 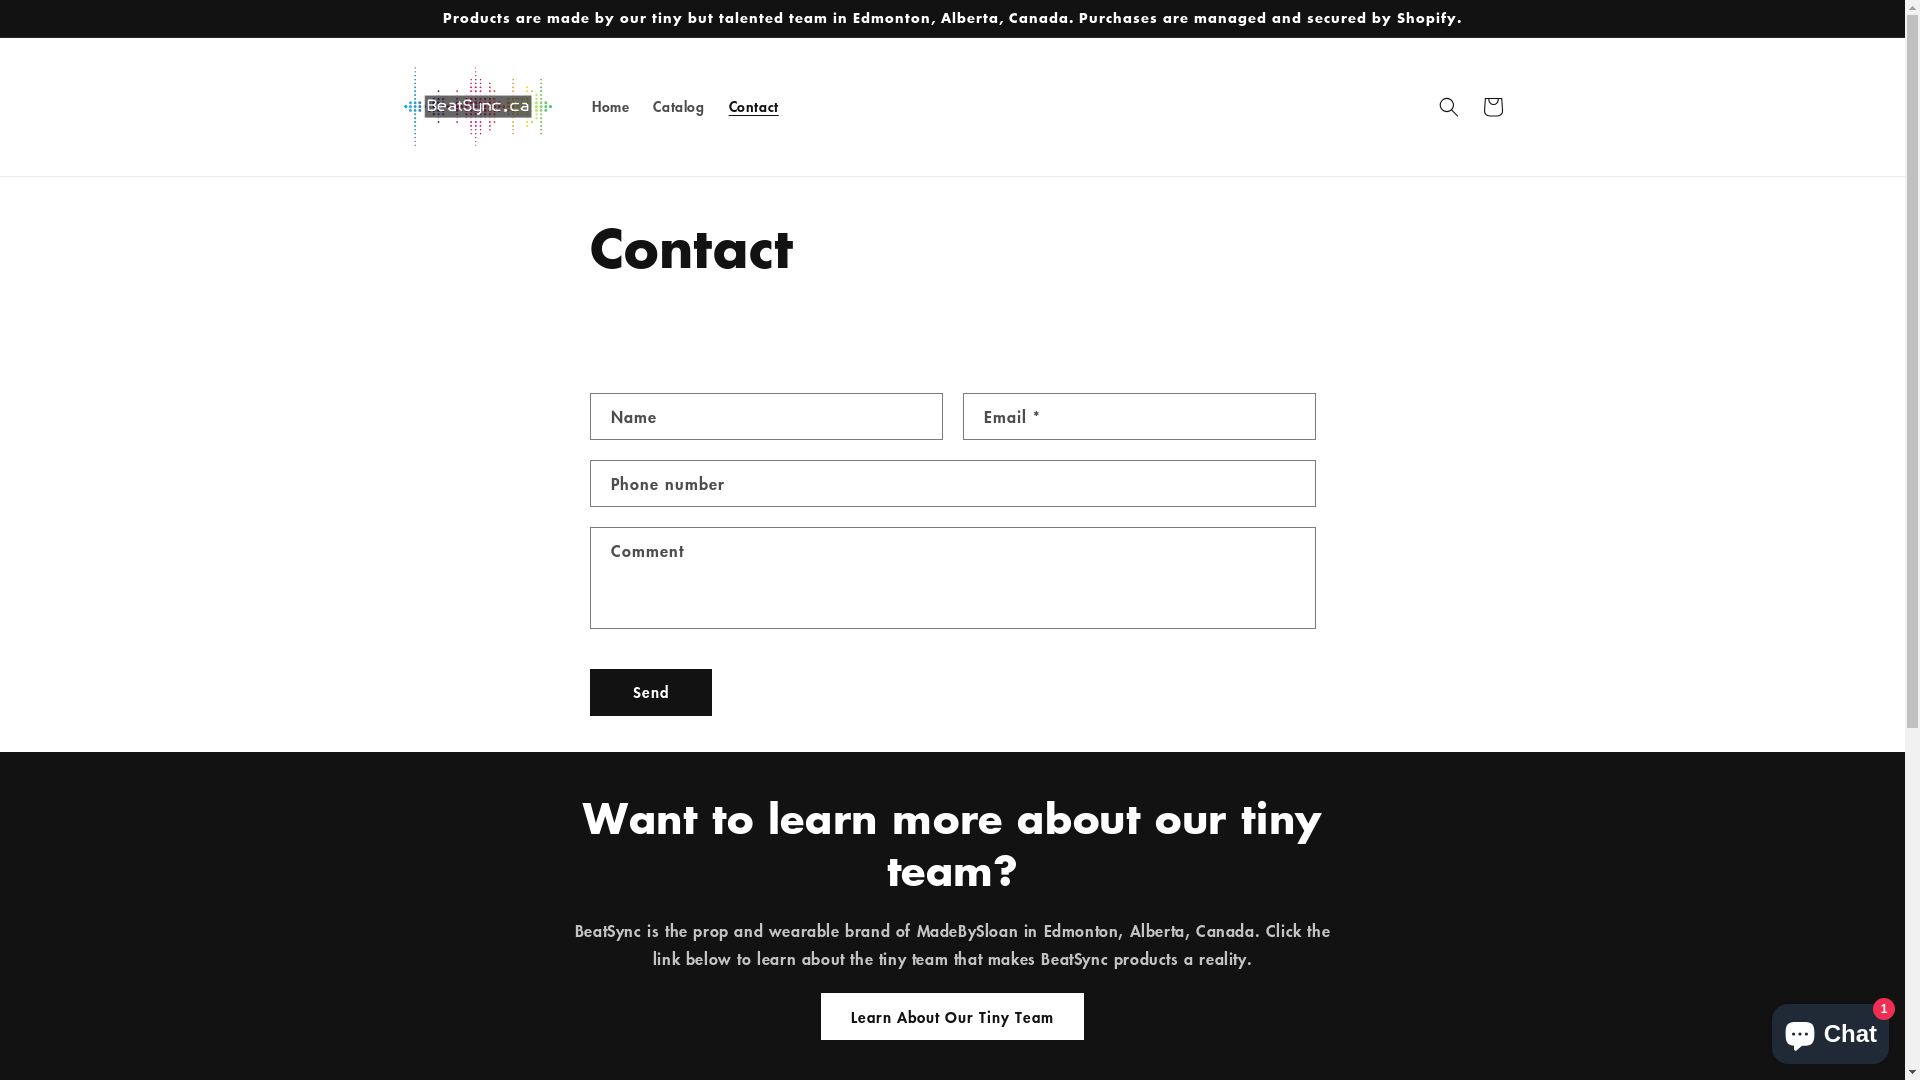 I want to click on 'Send', so click(x=589, y=691).